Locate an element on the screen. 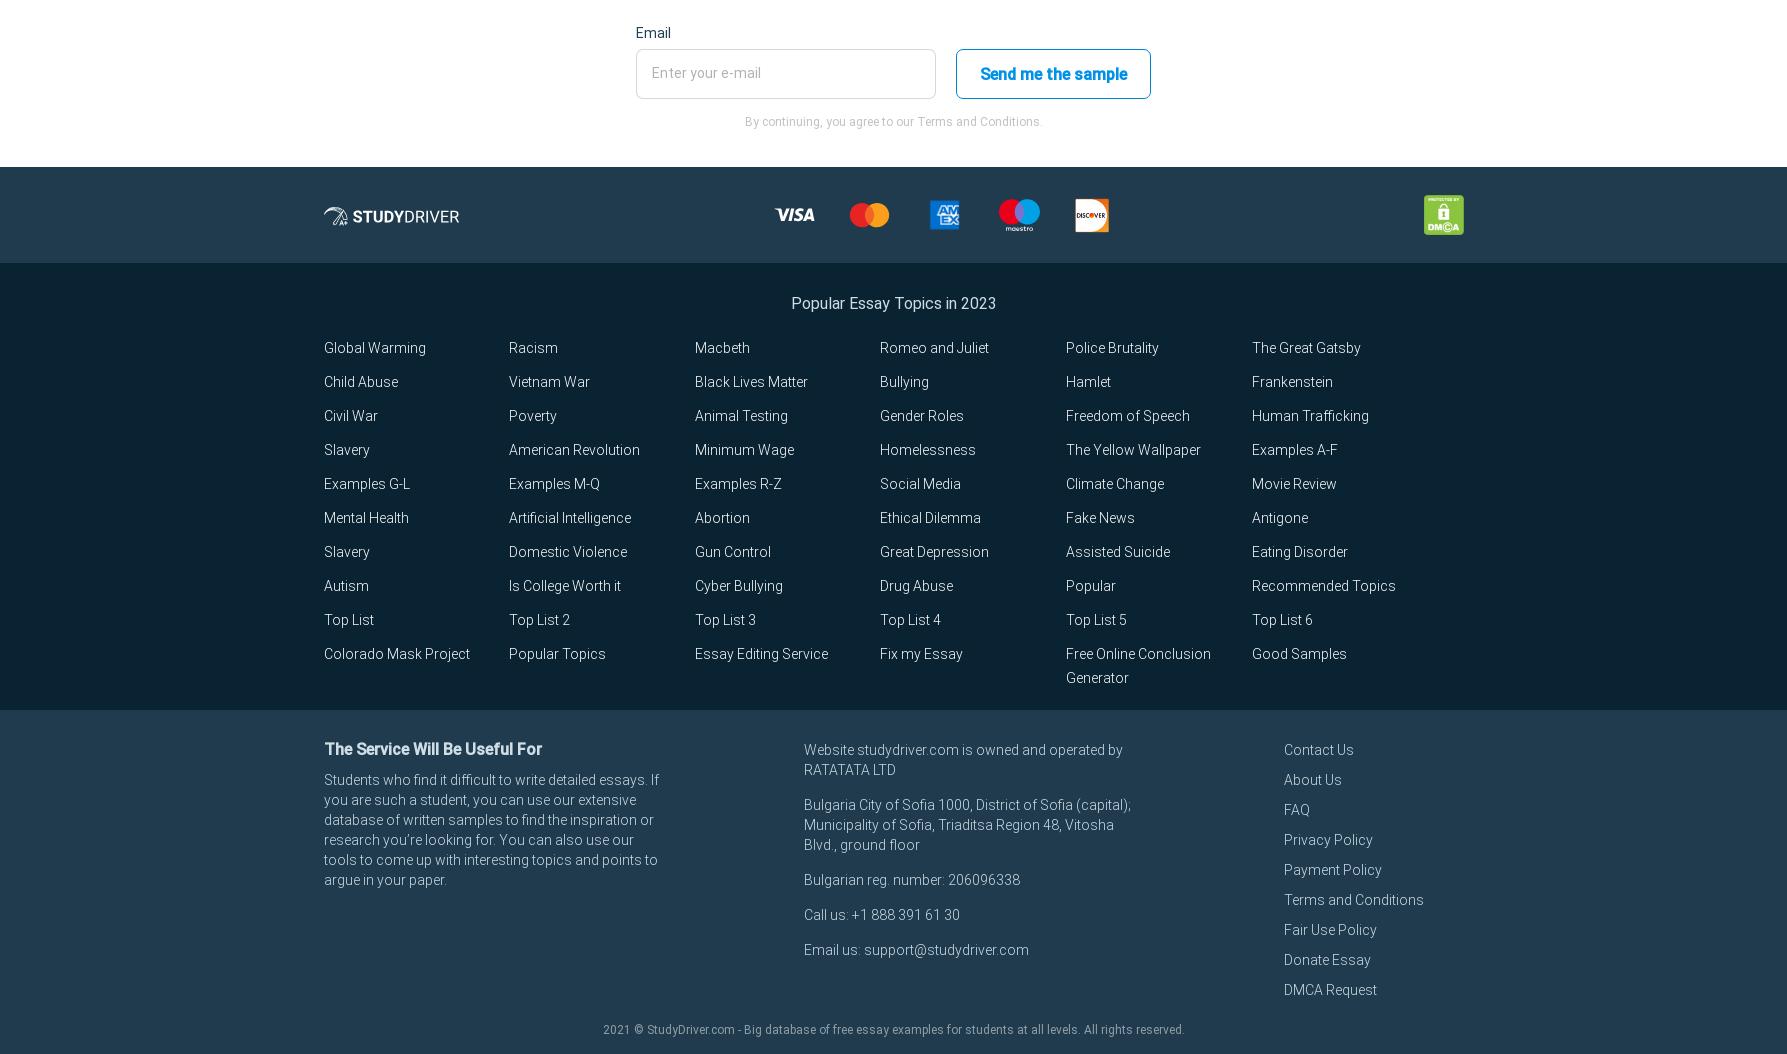  'Top List' is located at coordinates (346, 618).